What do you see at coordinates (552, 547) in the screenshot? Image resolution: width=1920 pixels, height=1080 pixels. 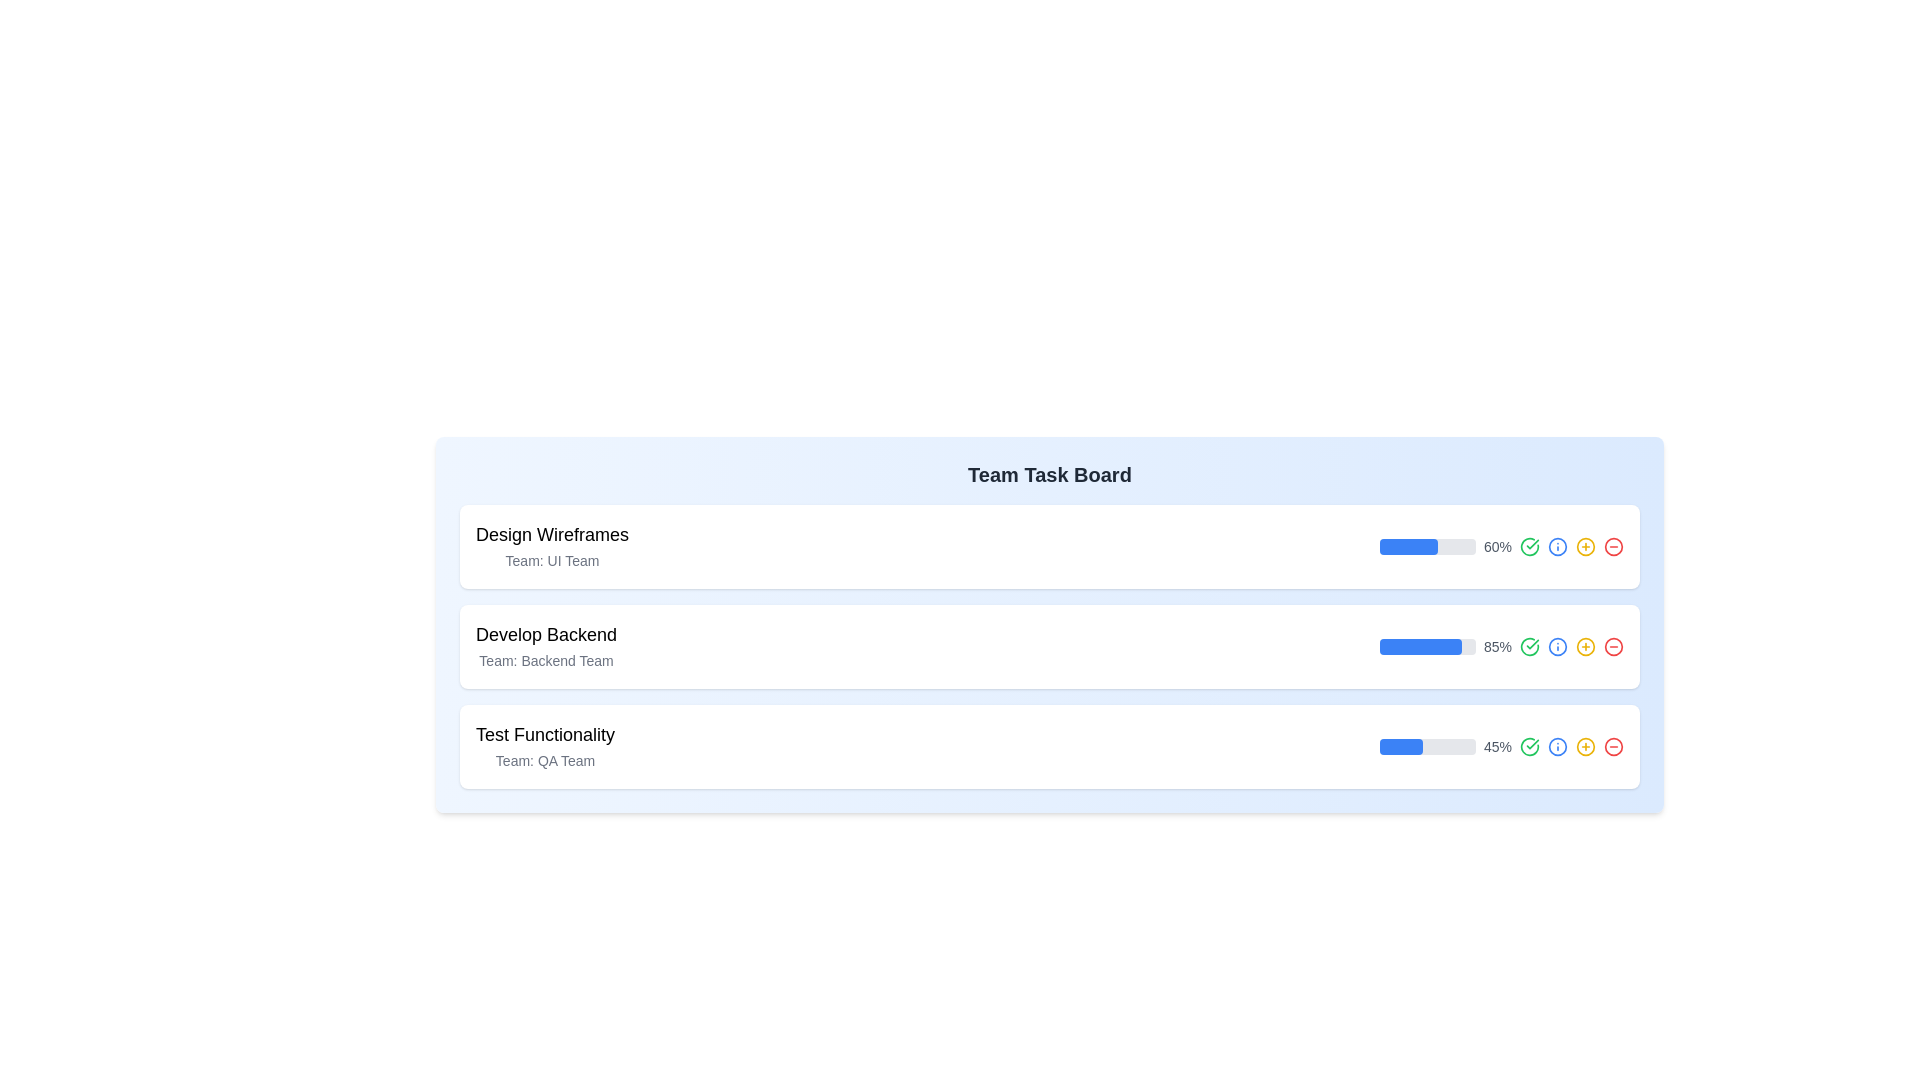 I see `the text block displaying 'Design Wireframes' and 'Team: UI Team', which is the topmost task item under the 'Team Task Board'` at bounding box center [552, 547].